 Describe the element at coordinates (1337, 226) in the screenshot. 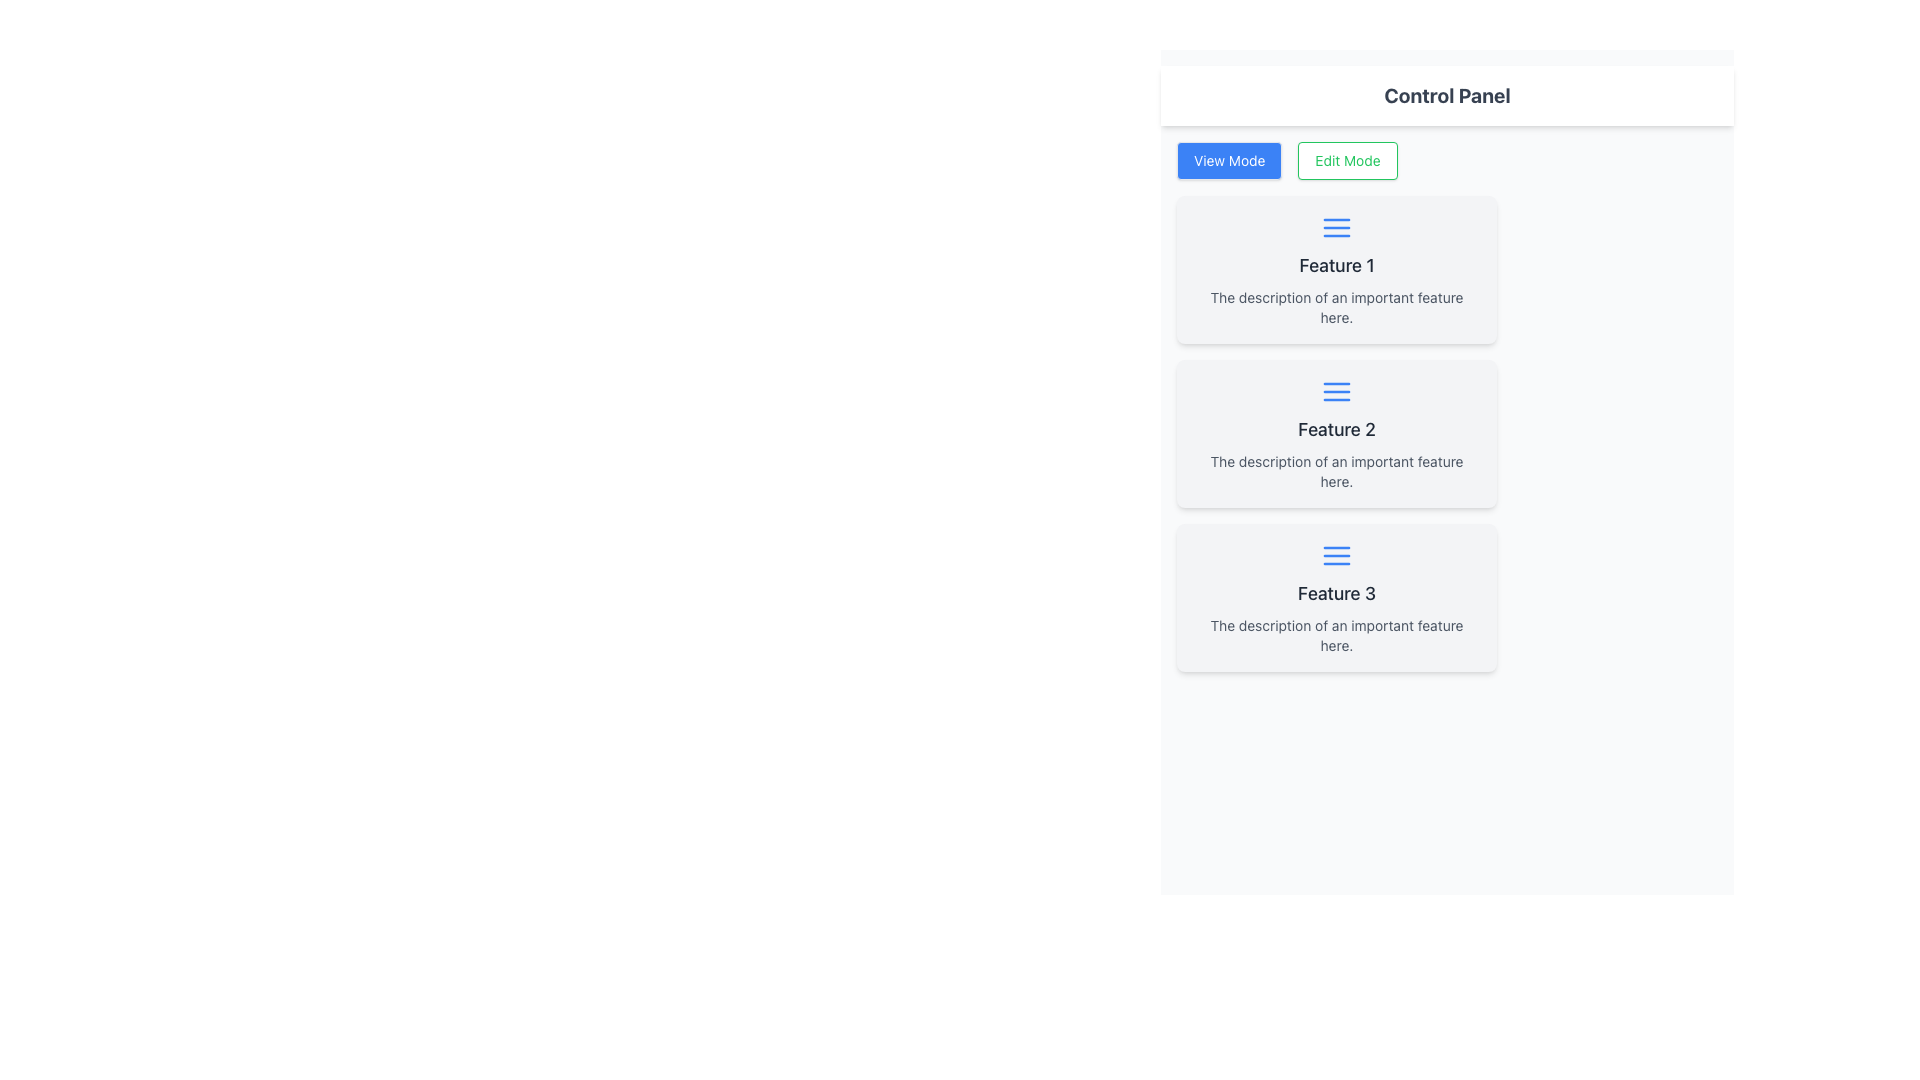

I see `the blue SVG icon composed of three horizontal lines located above the text 'Feature 1'` at that location.